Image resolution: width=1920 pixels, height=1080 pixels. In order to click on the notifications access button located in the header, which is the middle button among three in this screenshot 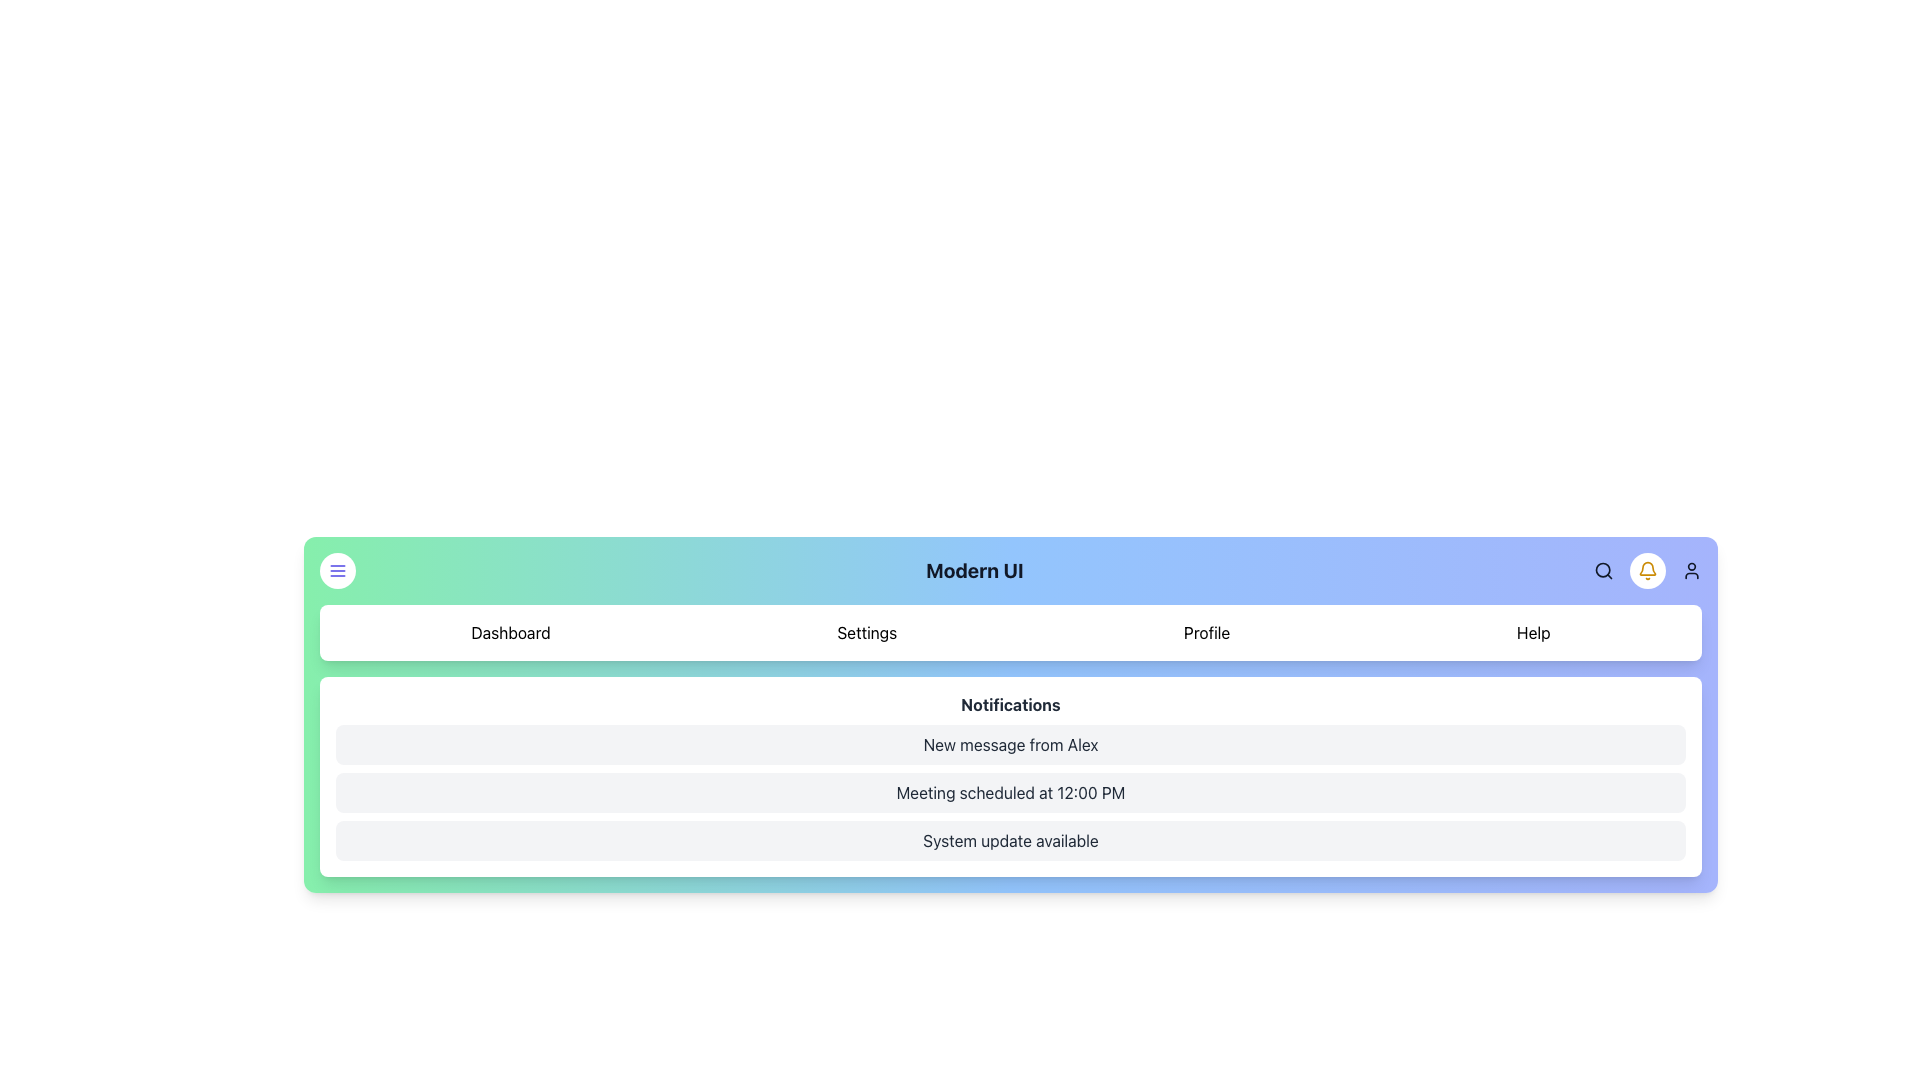, I will do `click(1647, 570)`.